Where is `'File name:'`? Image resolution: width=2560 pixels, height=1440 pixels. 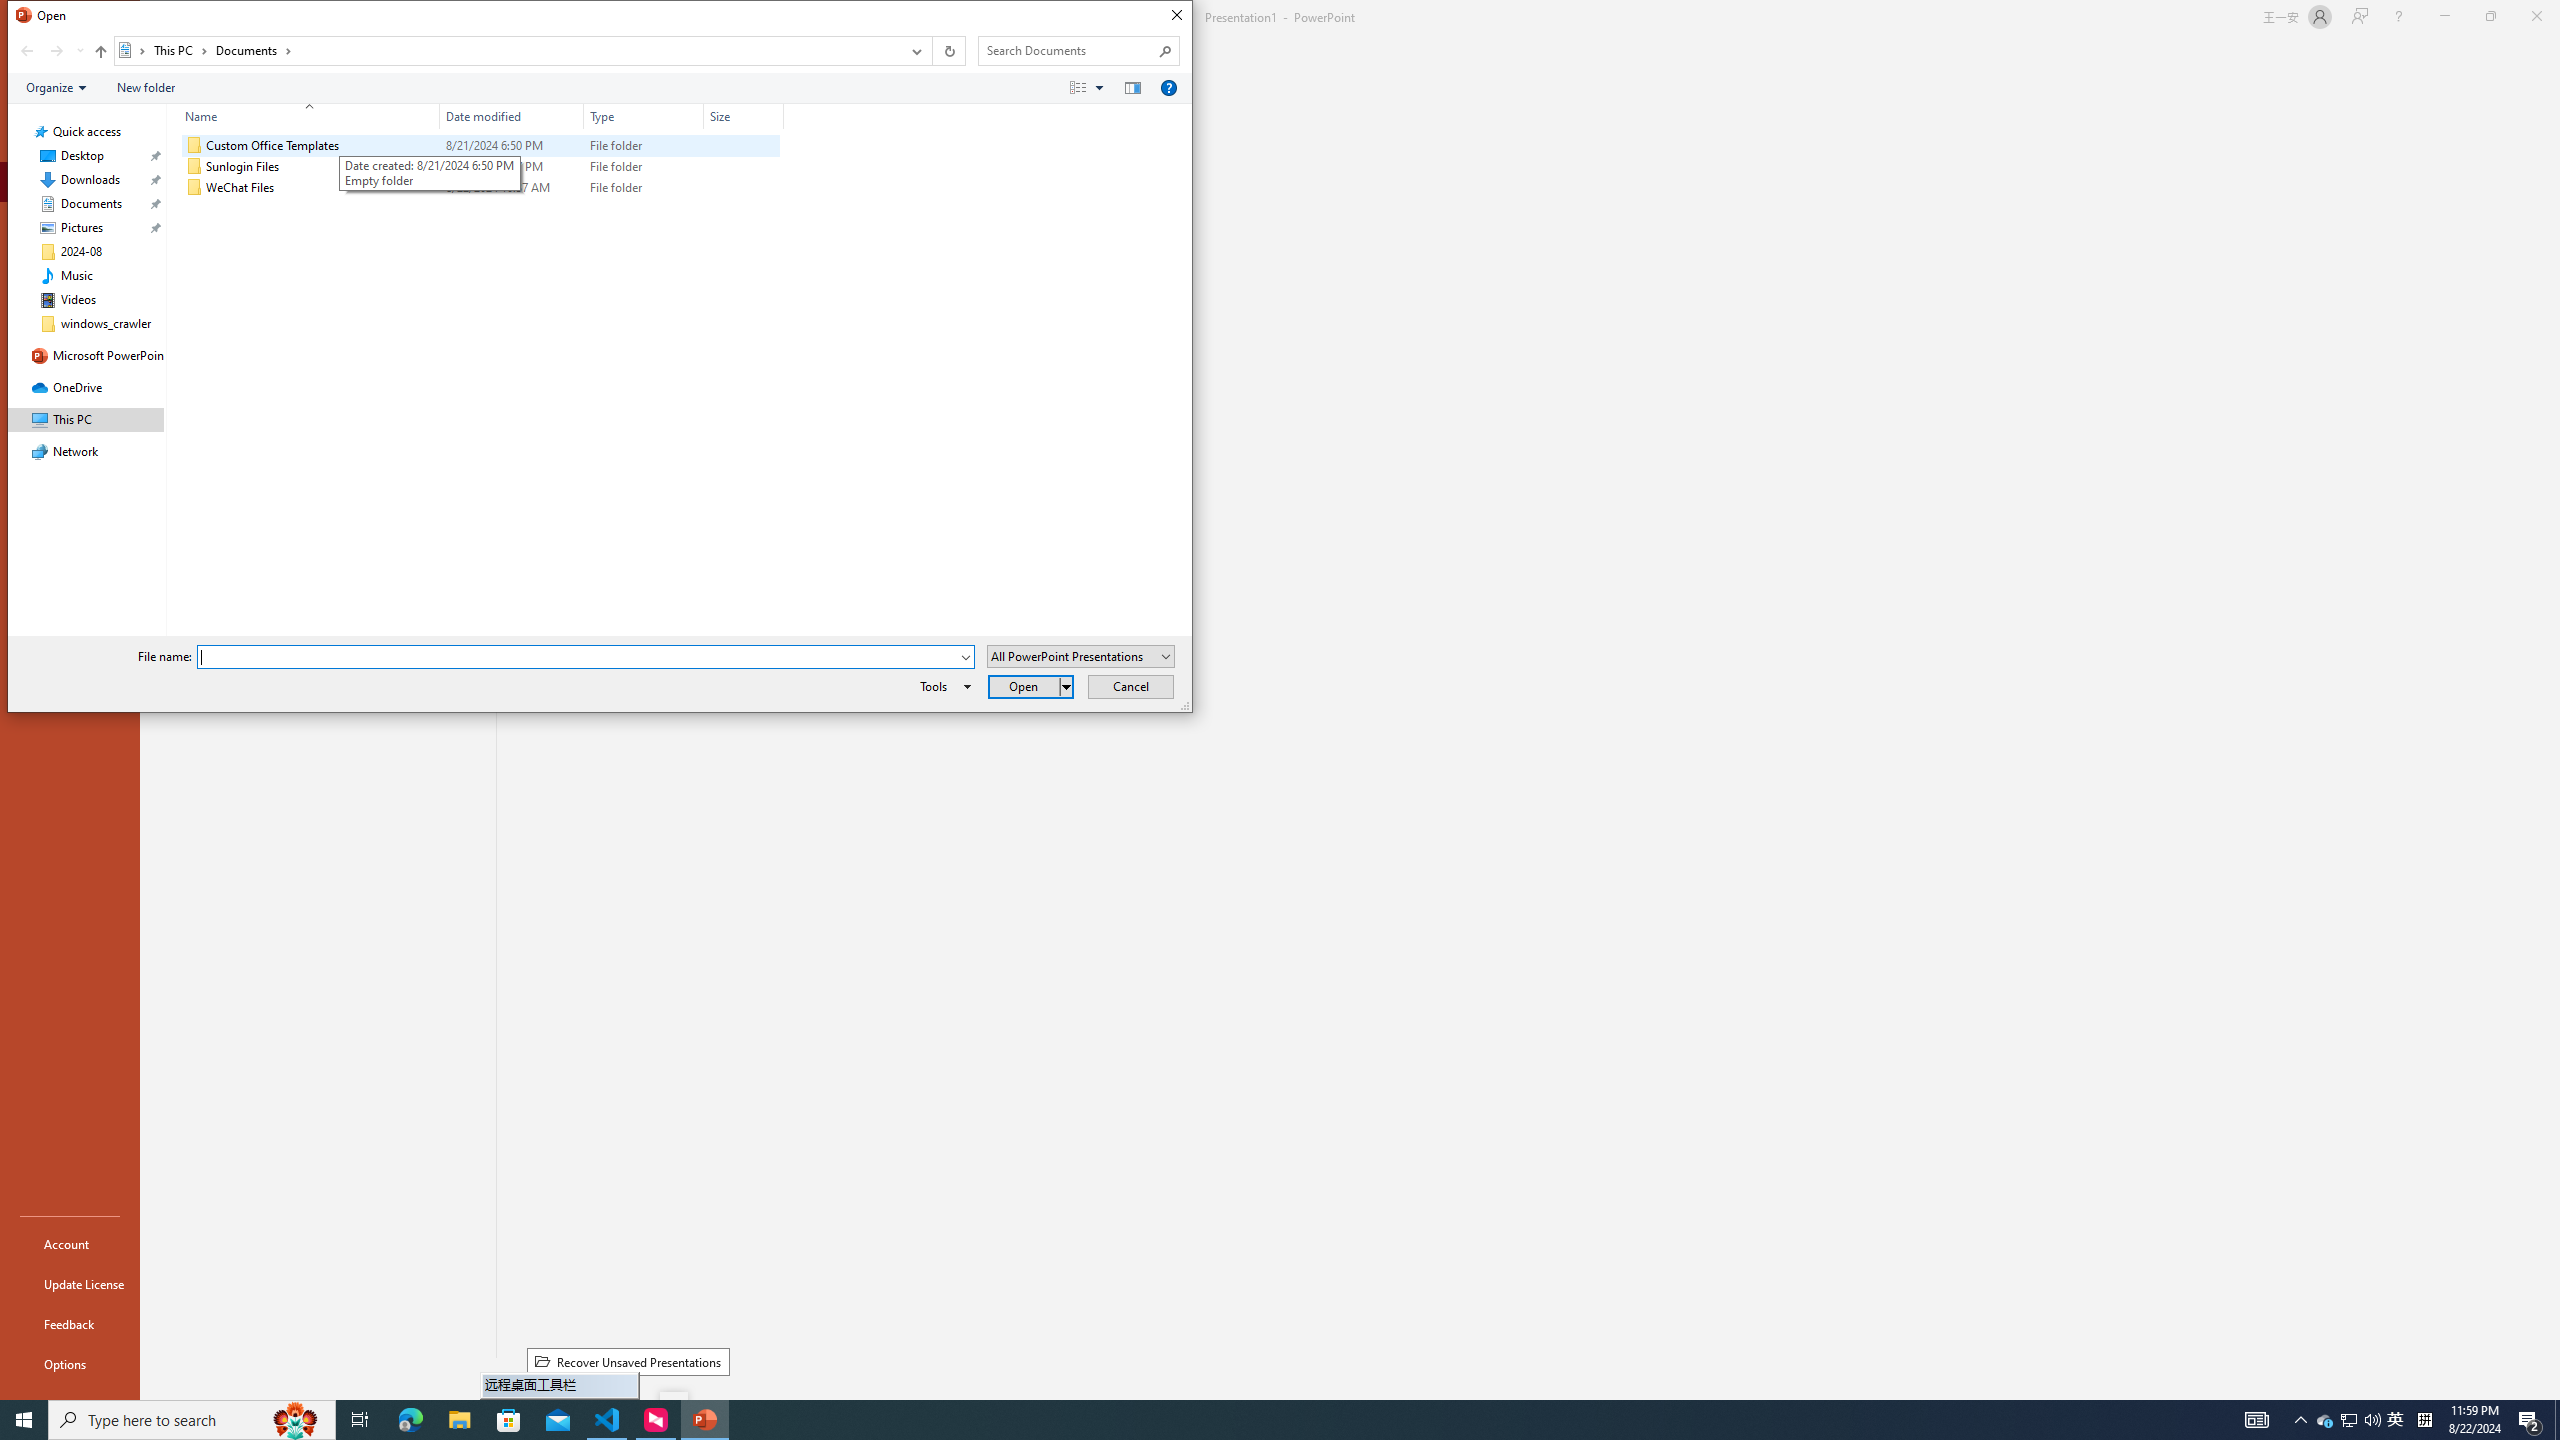
'File name:' is located at coordinates (586, 656).